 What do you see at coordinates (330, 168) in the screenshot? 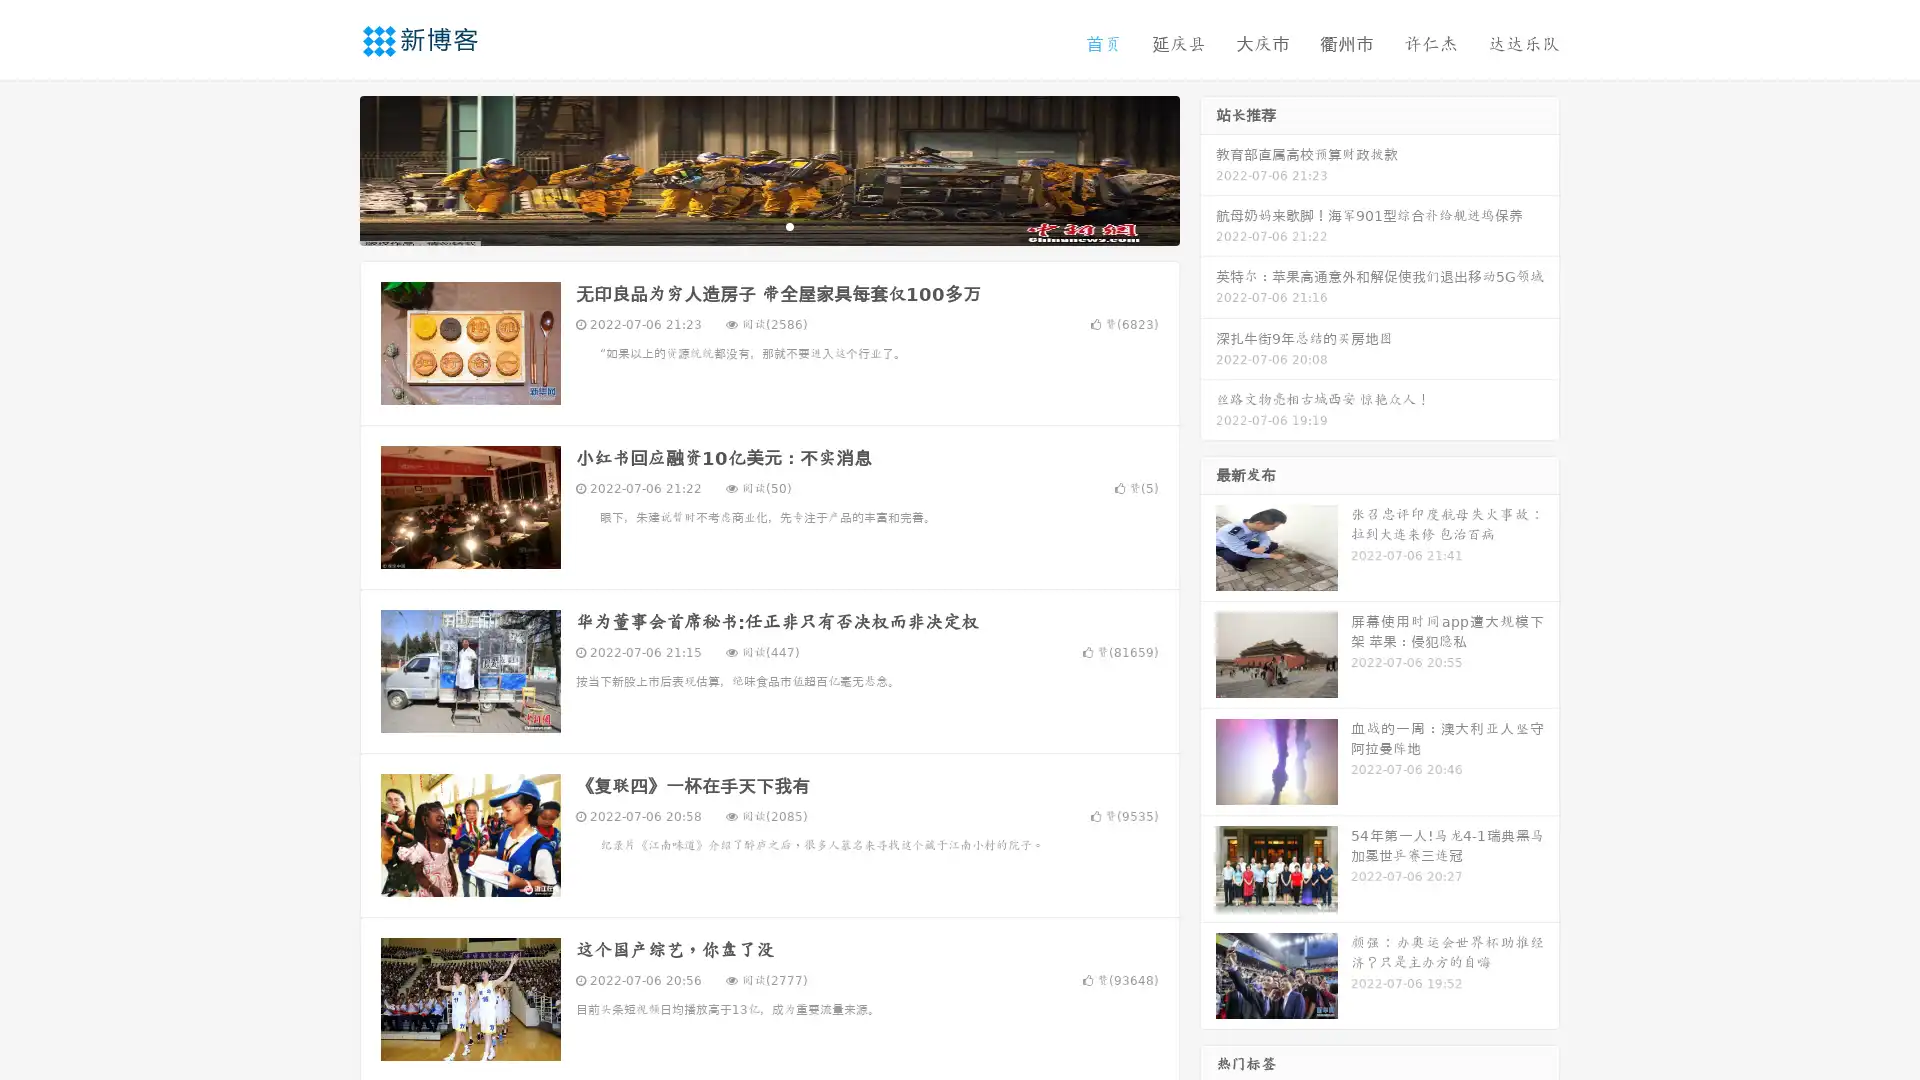
I see `Previous slide` at bounding box center [330, 168].